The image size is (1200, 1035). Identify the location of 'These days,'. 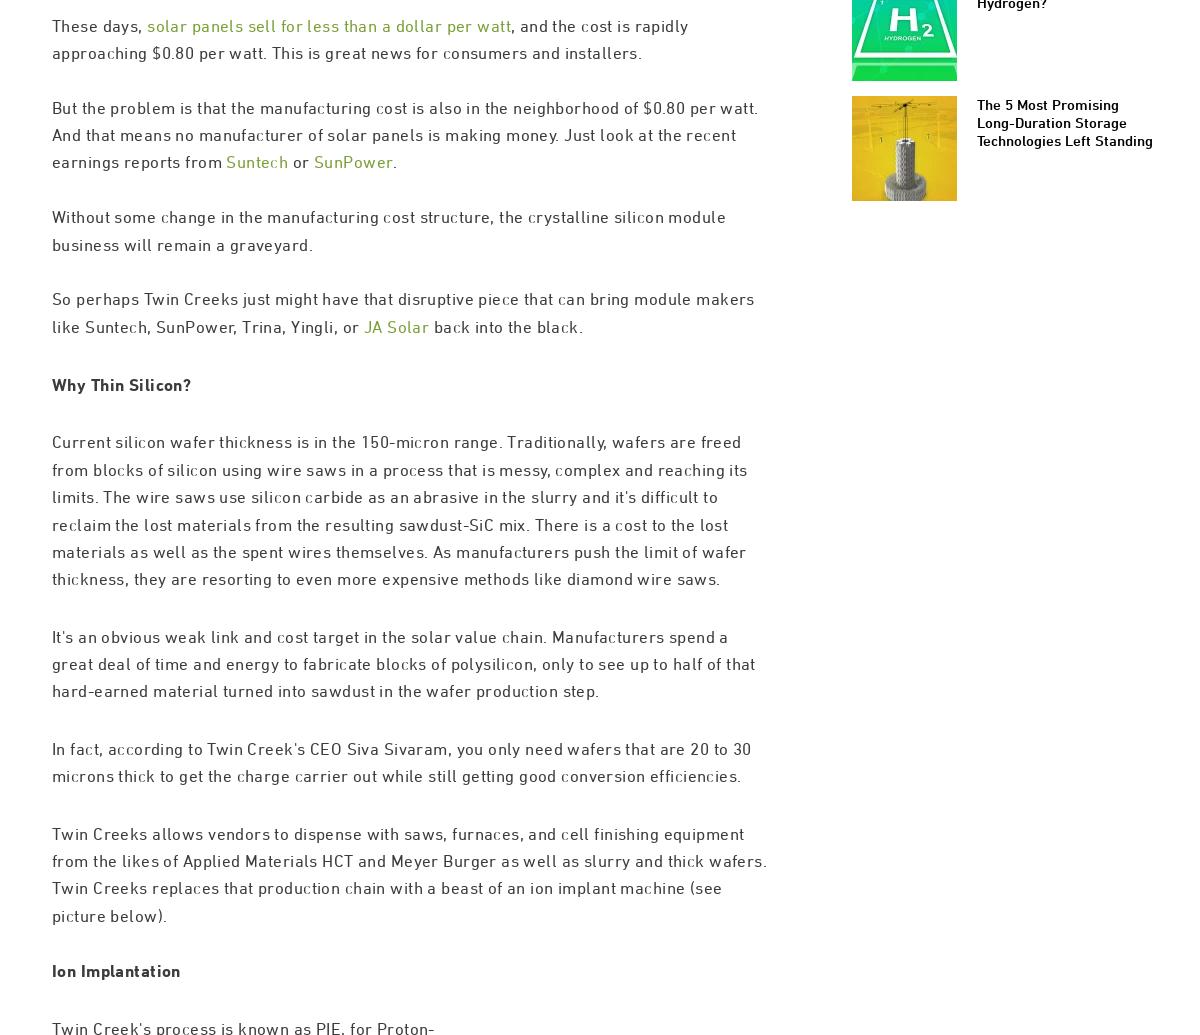
(99, 110).